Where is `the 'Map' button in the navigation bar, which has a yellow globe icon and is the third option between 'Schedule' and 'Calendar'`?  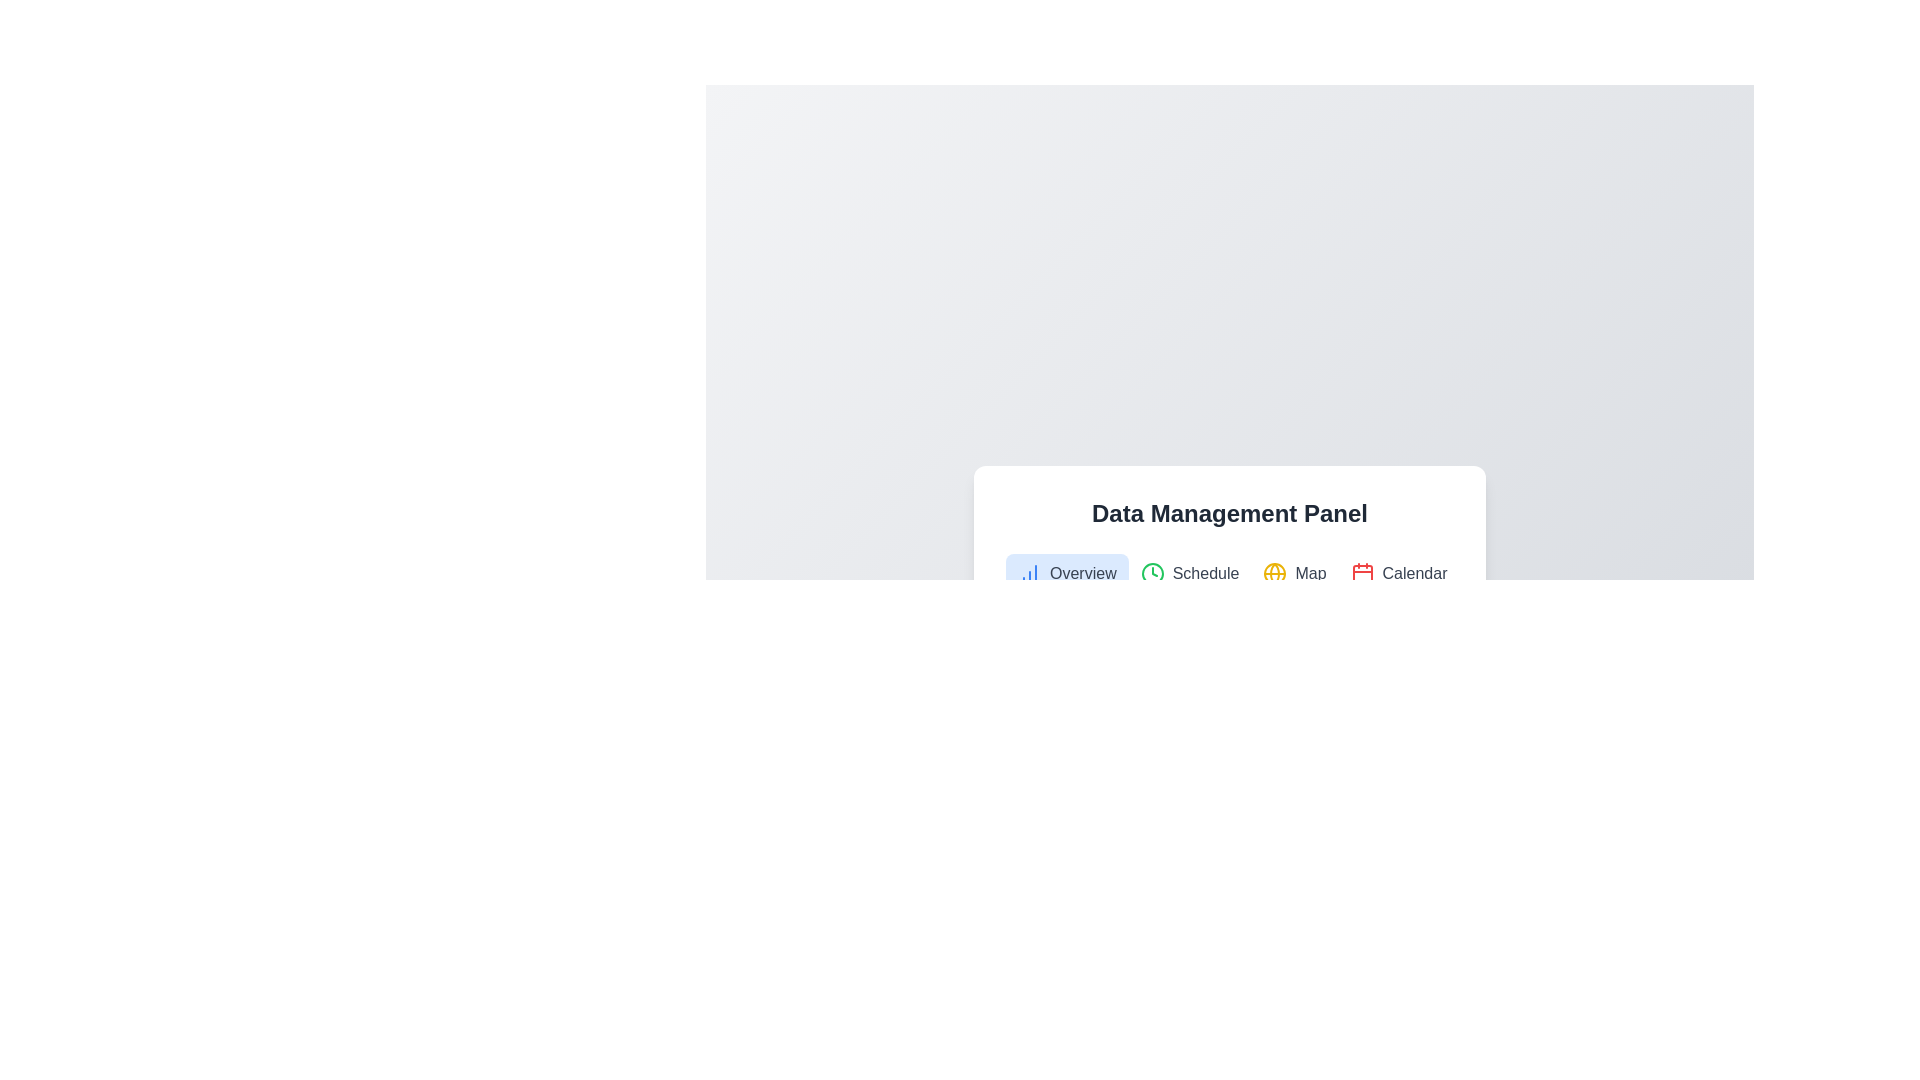
the 'Map' button in the navigation bar, which has a yellow globe icon and is the third option between 'Schedule' and 'Calendar' is located at coordinates (1295, 574).